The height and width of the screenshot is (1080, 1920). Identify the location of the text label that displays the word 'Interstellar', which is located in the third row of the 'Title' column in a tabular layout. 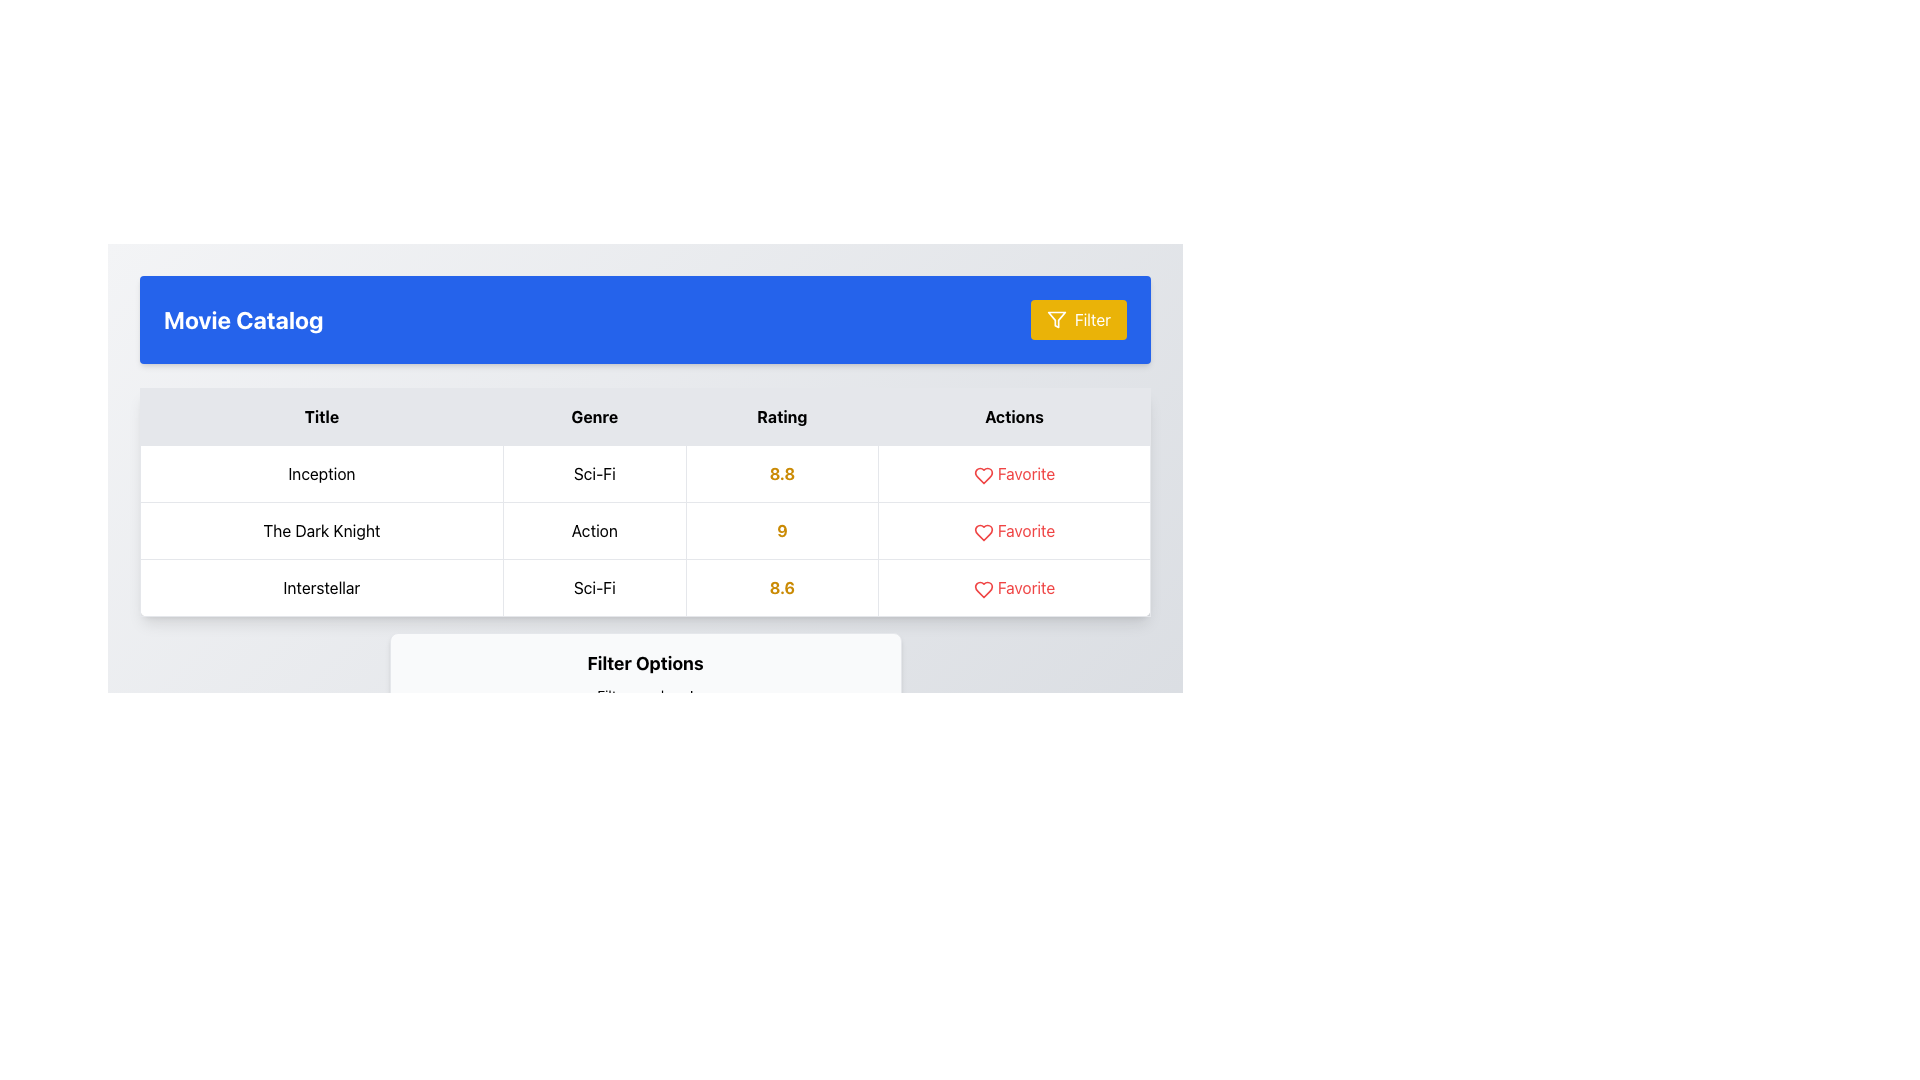
(321, 586).